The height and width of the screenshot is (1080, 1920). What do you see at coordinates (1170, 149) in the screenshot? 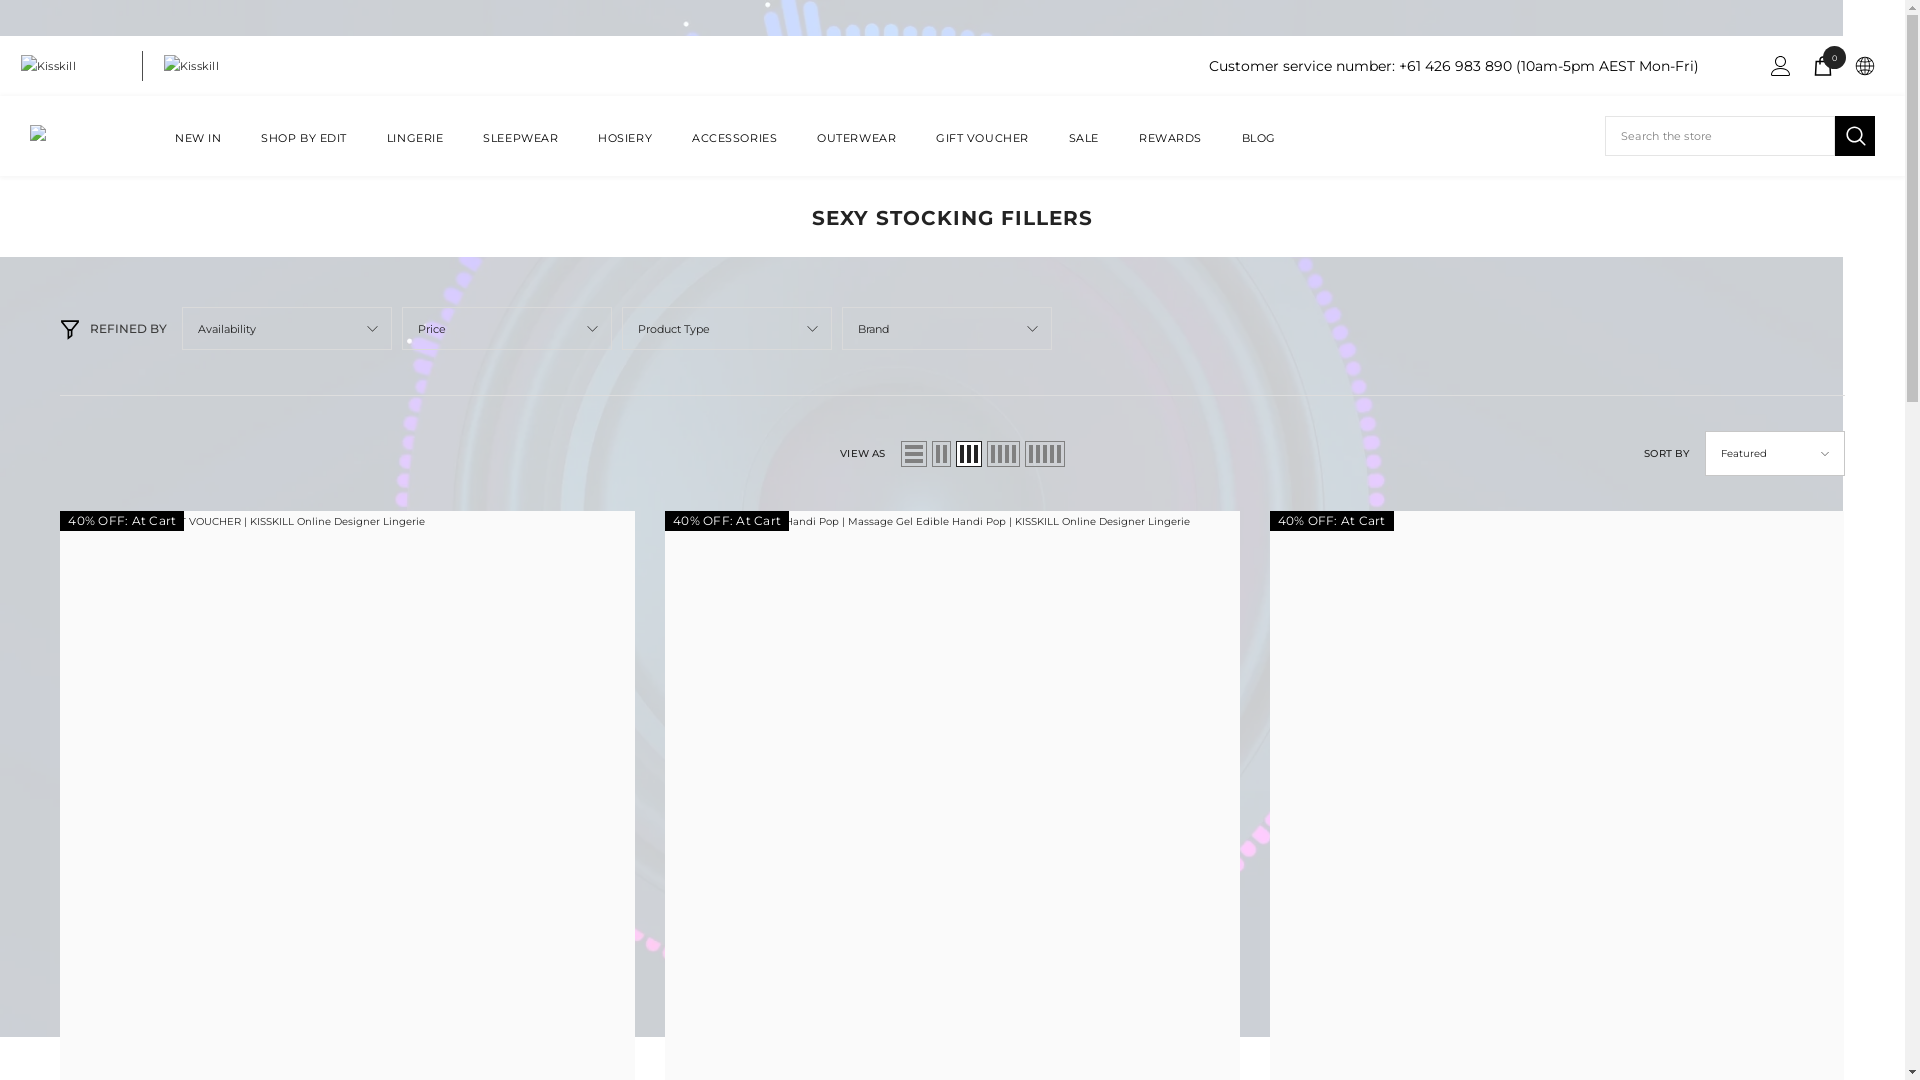
I see `'REWARDS'` at bounding box center [1170, 149].